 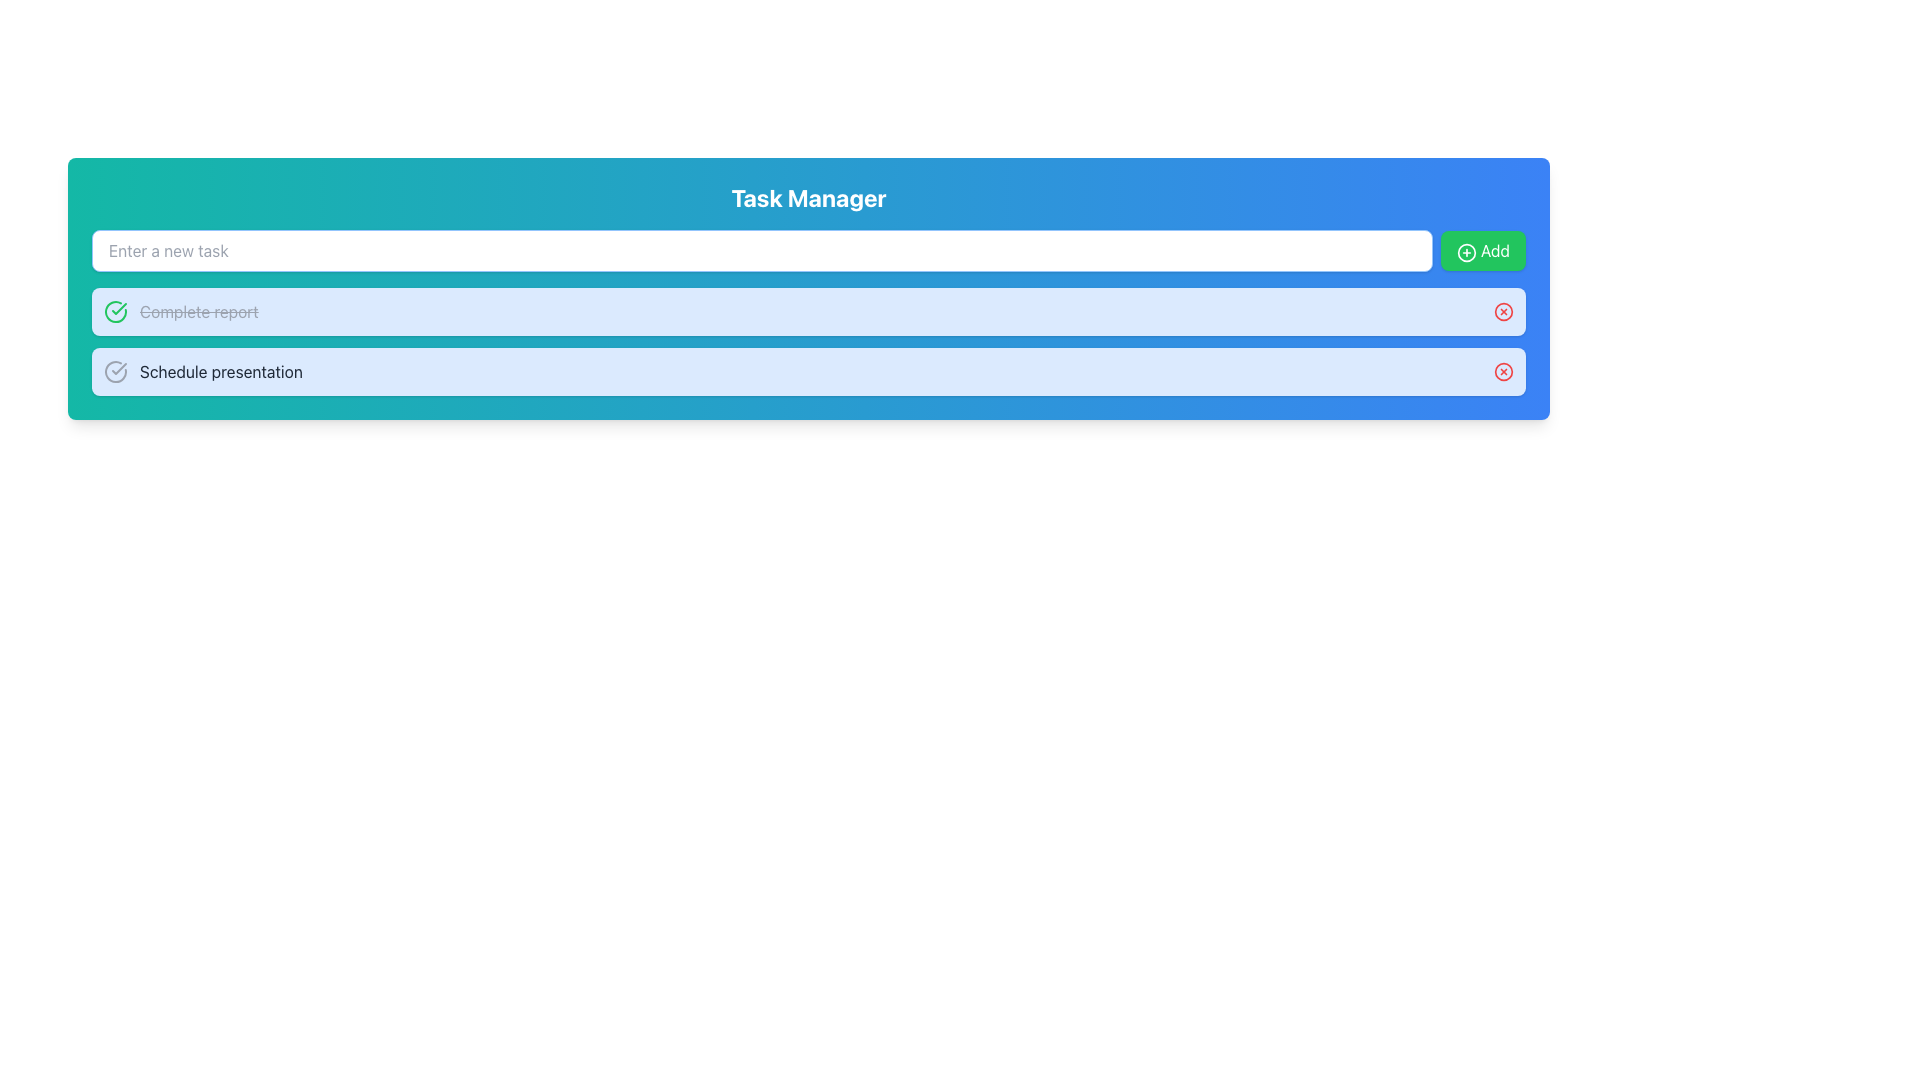 I want to click on the text label that reads 'Complete report,' which is styled with a strikethrough effect and located in the task list area, indicating it has been marked as completed, so click(x=199, y=312).